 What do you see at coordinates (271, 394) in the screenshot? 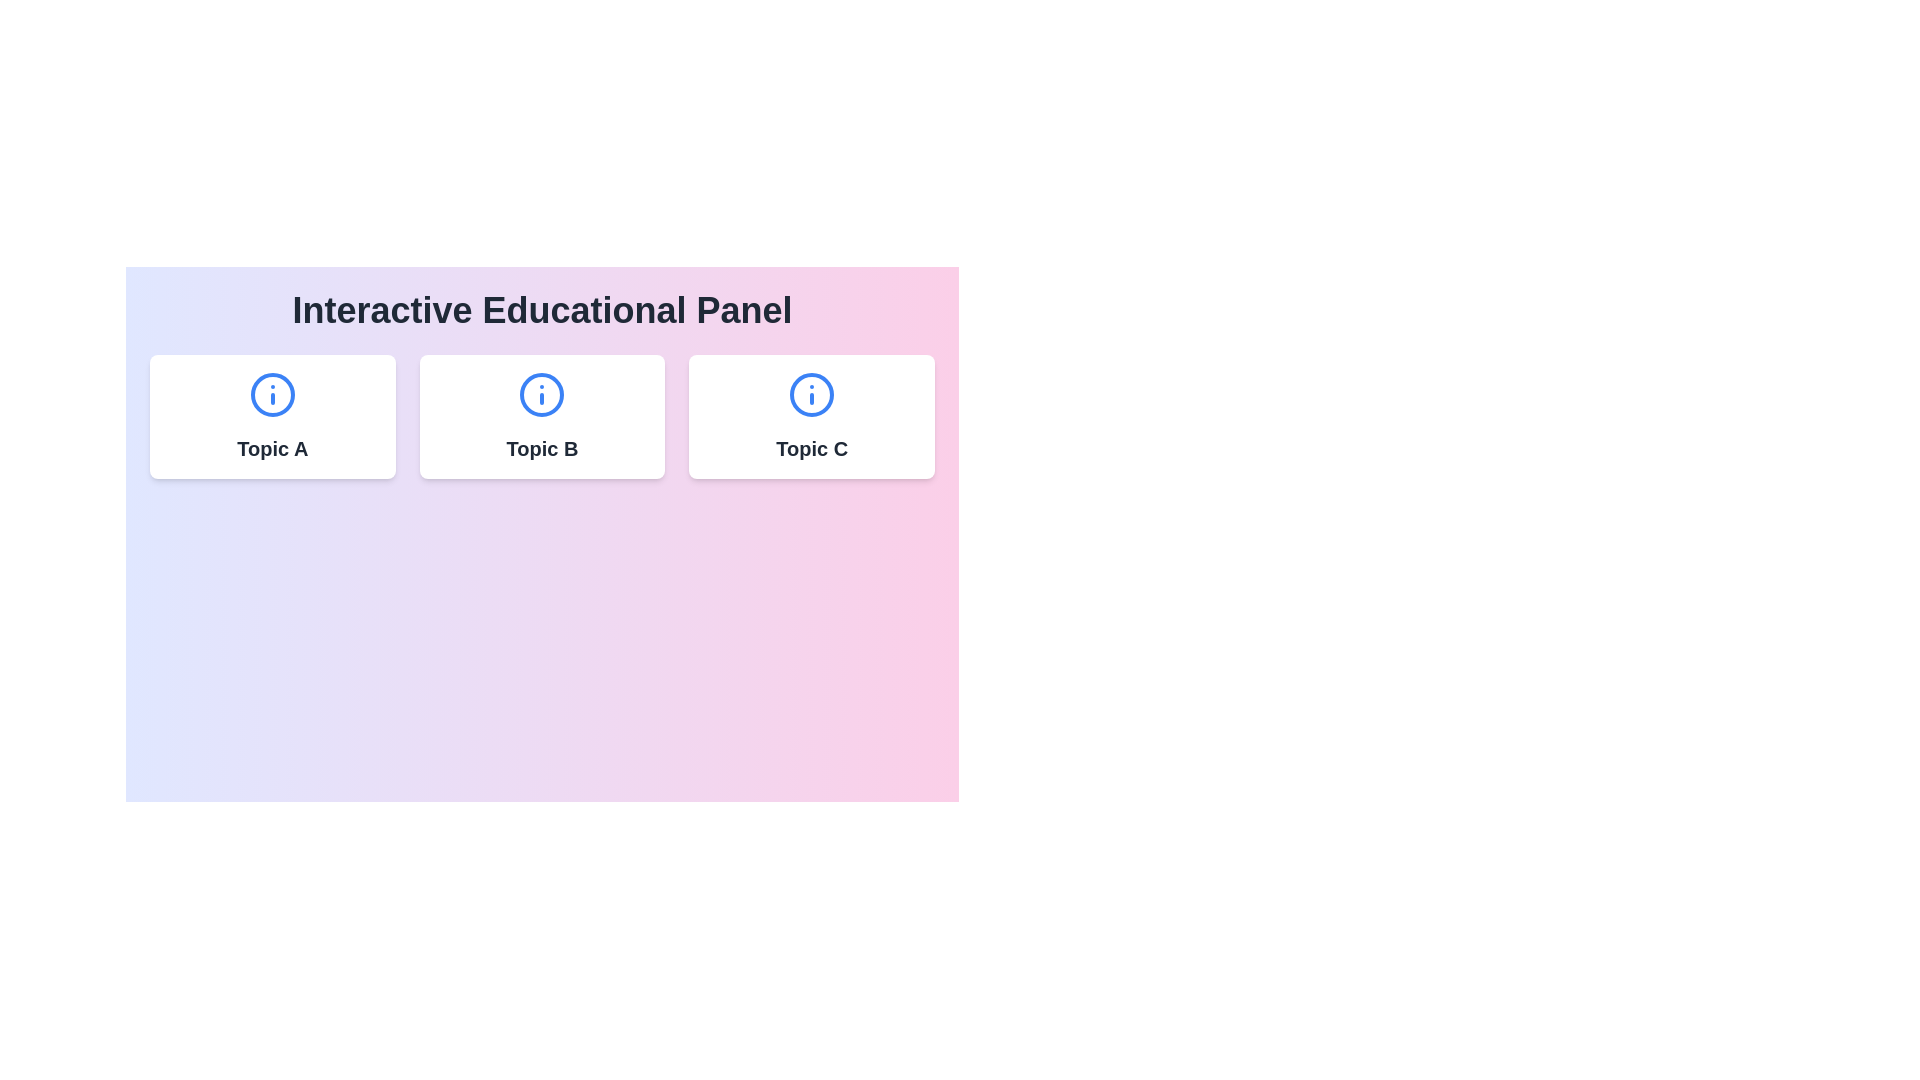
I see `the blue informational icon ('i') located above the text 'Topic A' in the leftmost card of the horizontally aligned set of three cards` at bounding box center [271, 394].